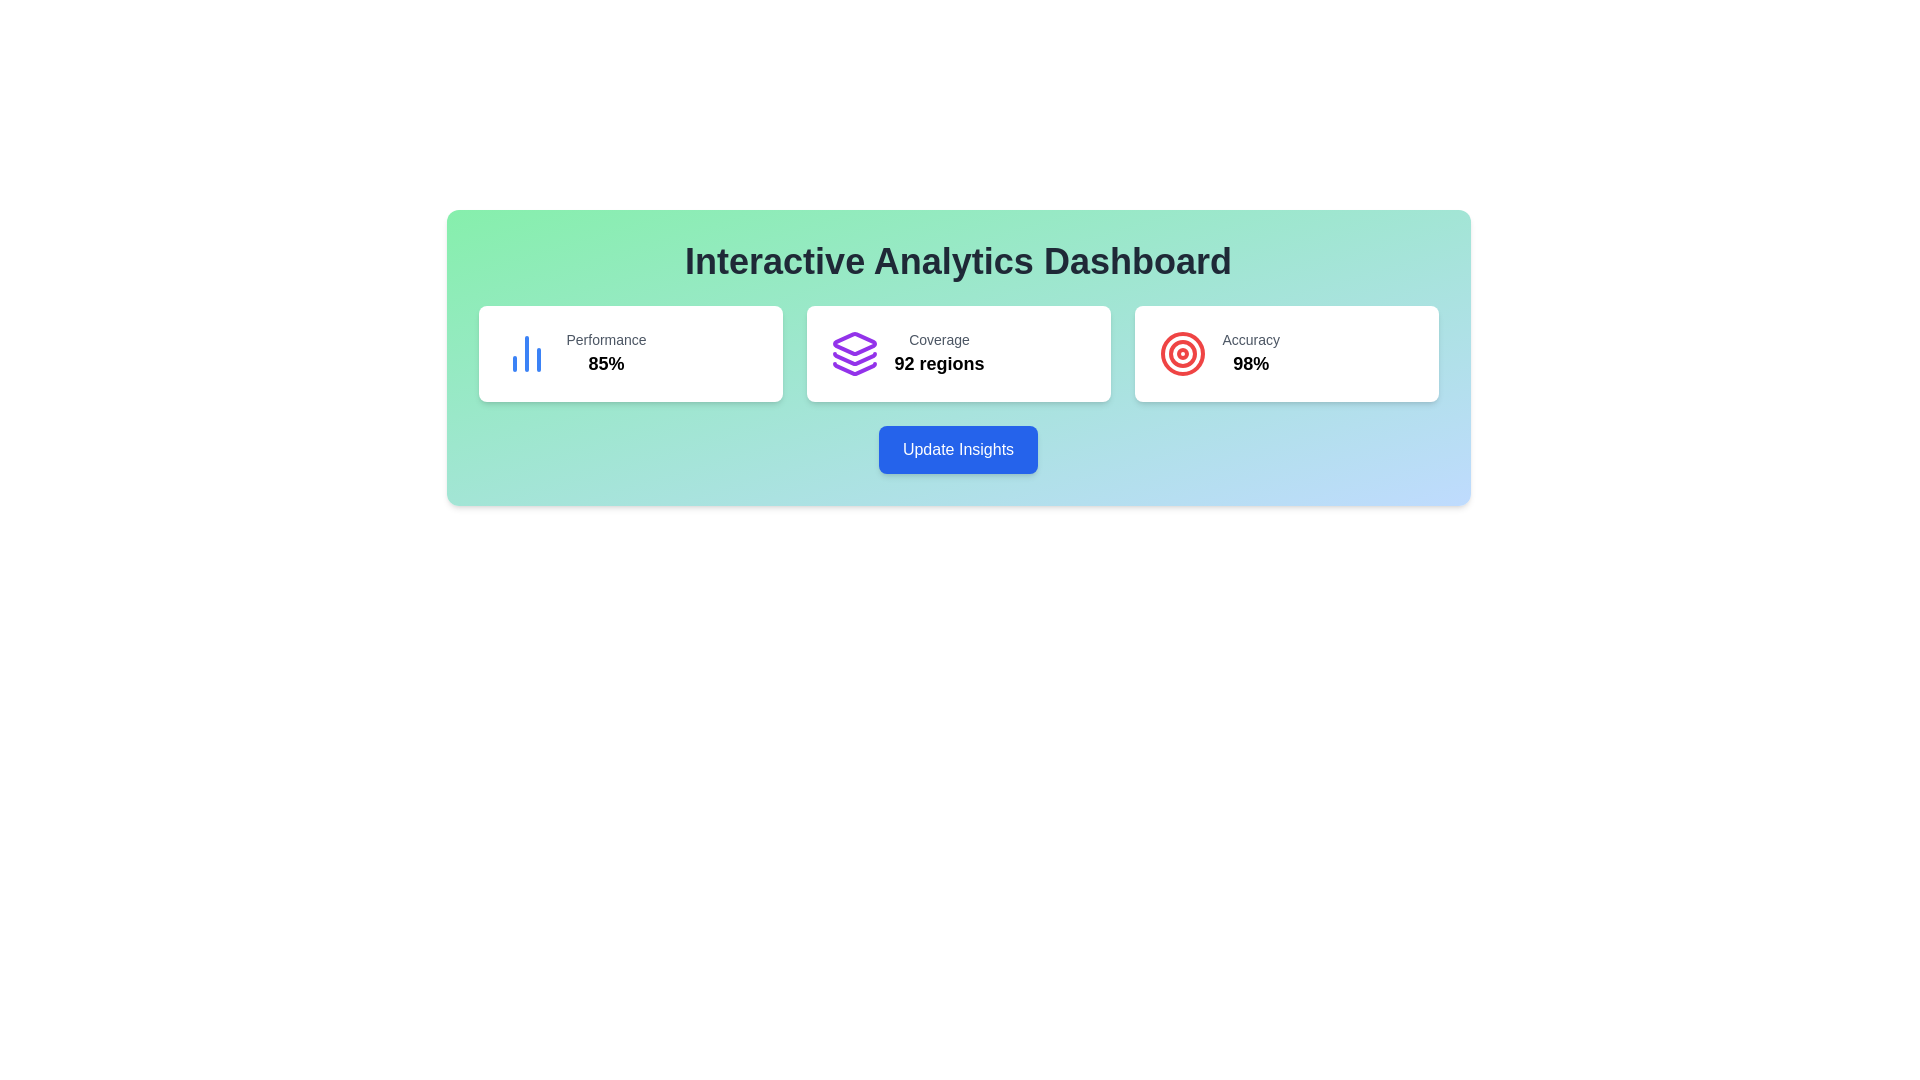  I want to click on the Informational label that displays the accuracy metric percentage, located within the rightmost card of a three-card layout, which has a white background and rounded corners, so click(1250, 353).